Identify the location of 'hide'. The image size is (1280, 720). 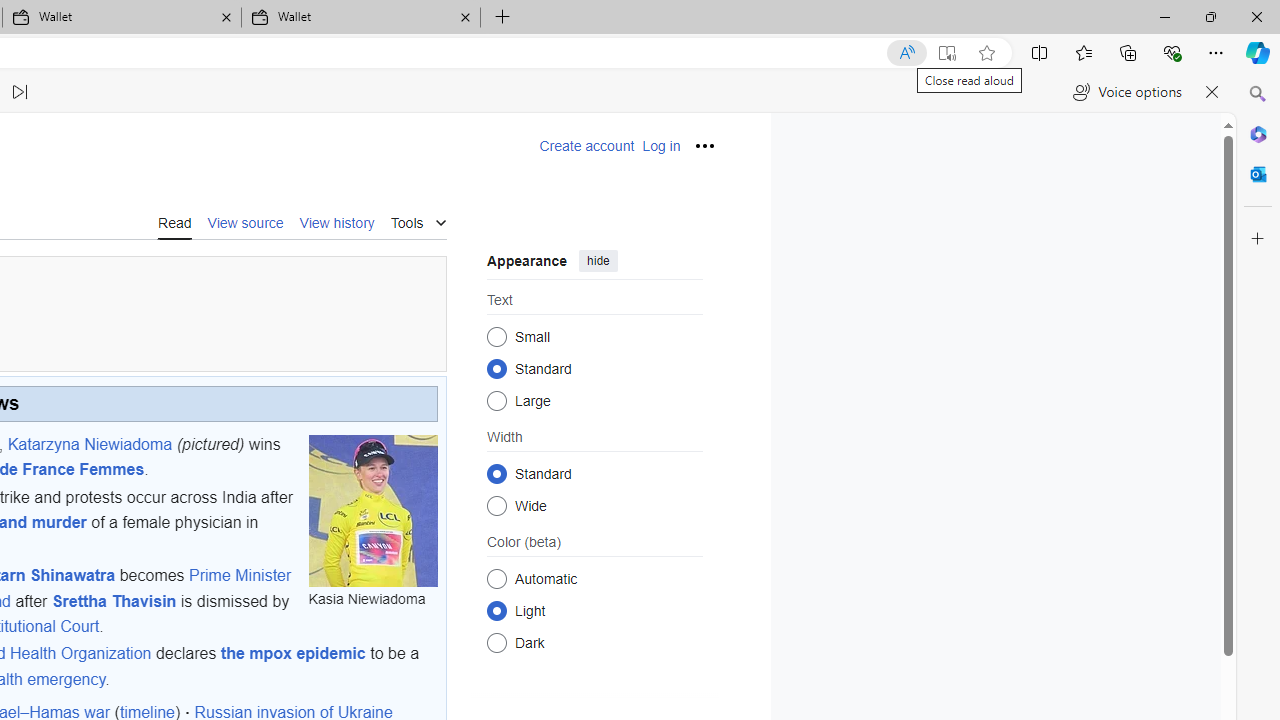
(597, 259).